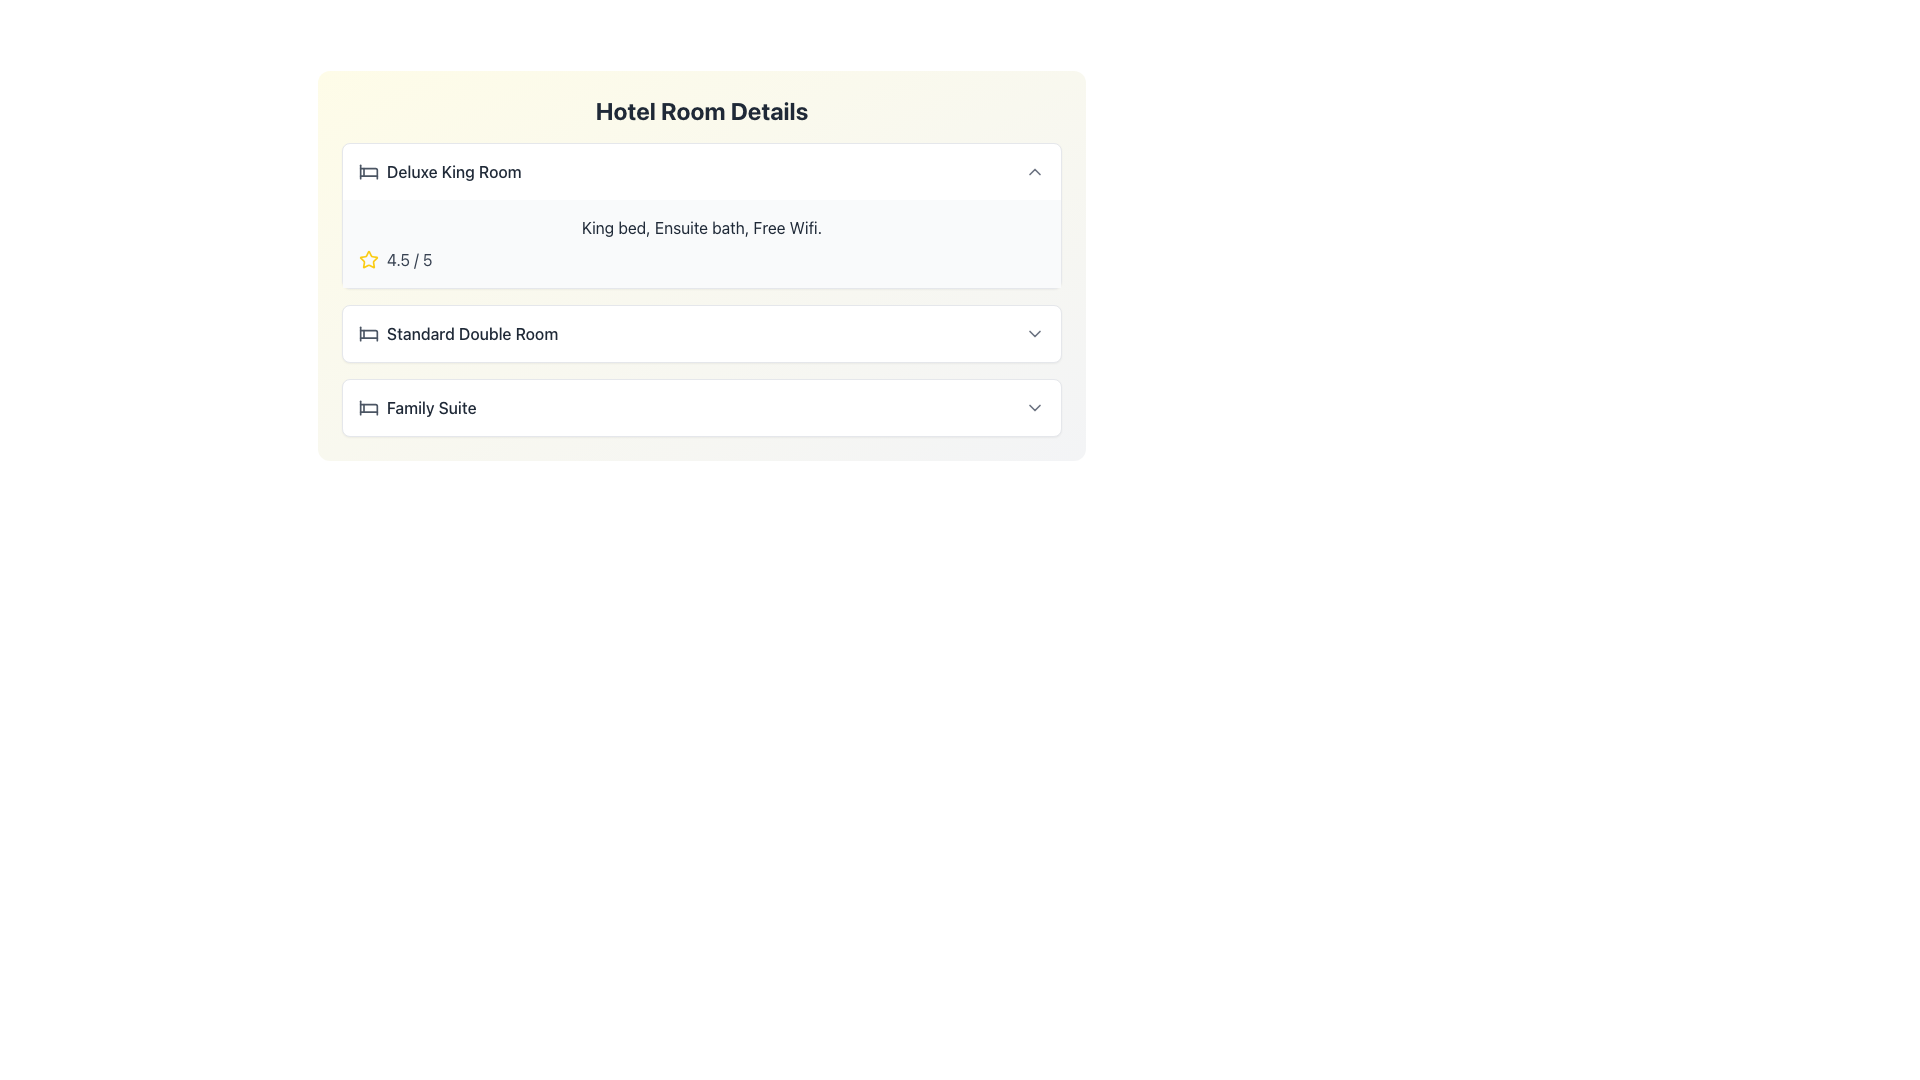 This screenshot has width=1920, height=1080. I want to click on the chevron icon located on the right side of the 'Family Suite' section to expand or collapse its details, so click(1035, 407).